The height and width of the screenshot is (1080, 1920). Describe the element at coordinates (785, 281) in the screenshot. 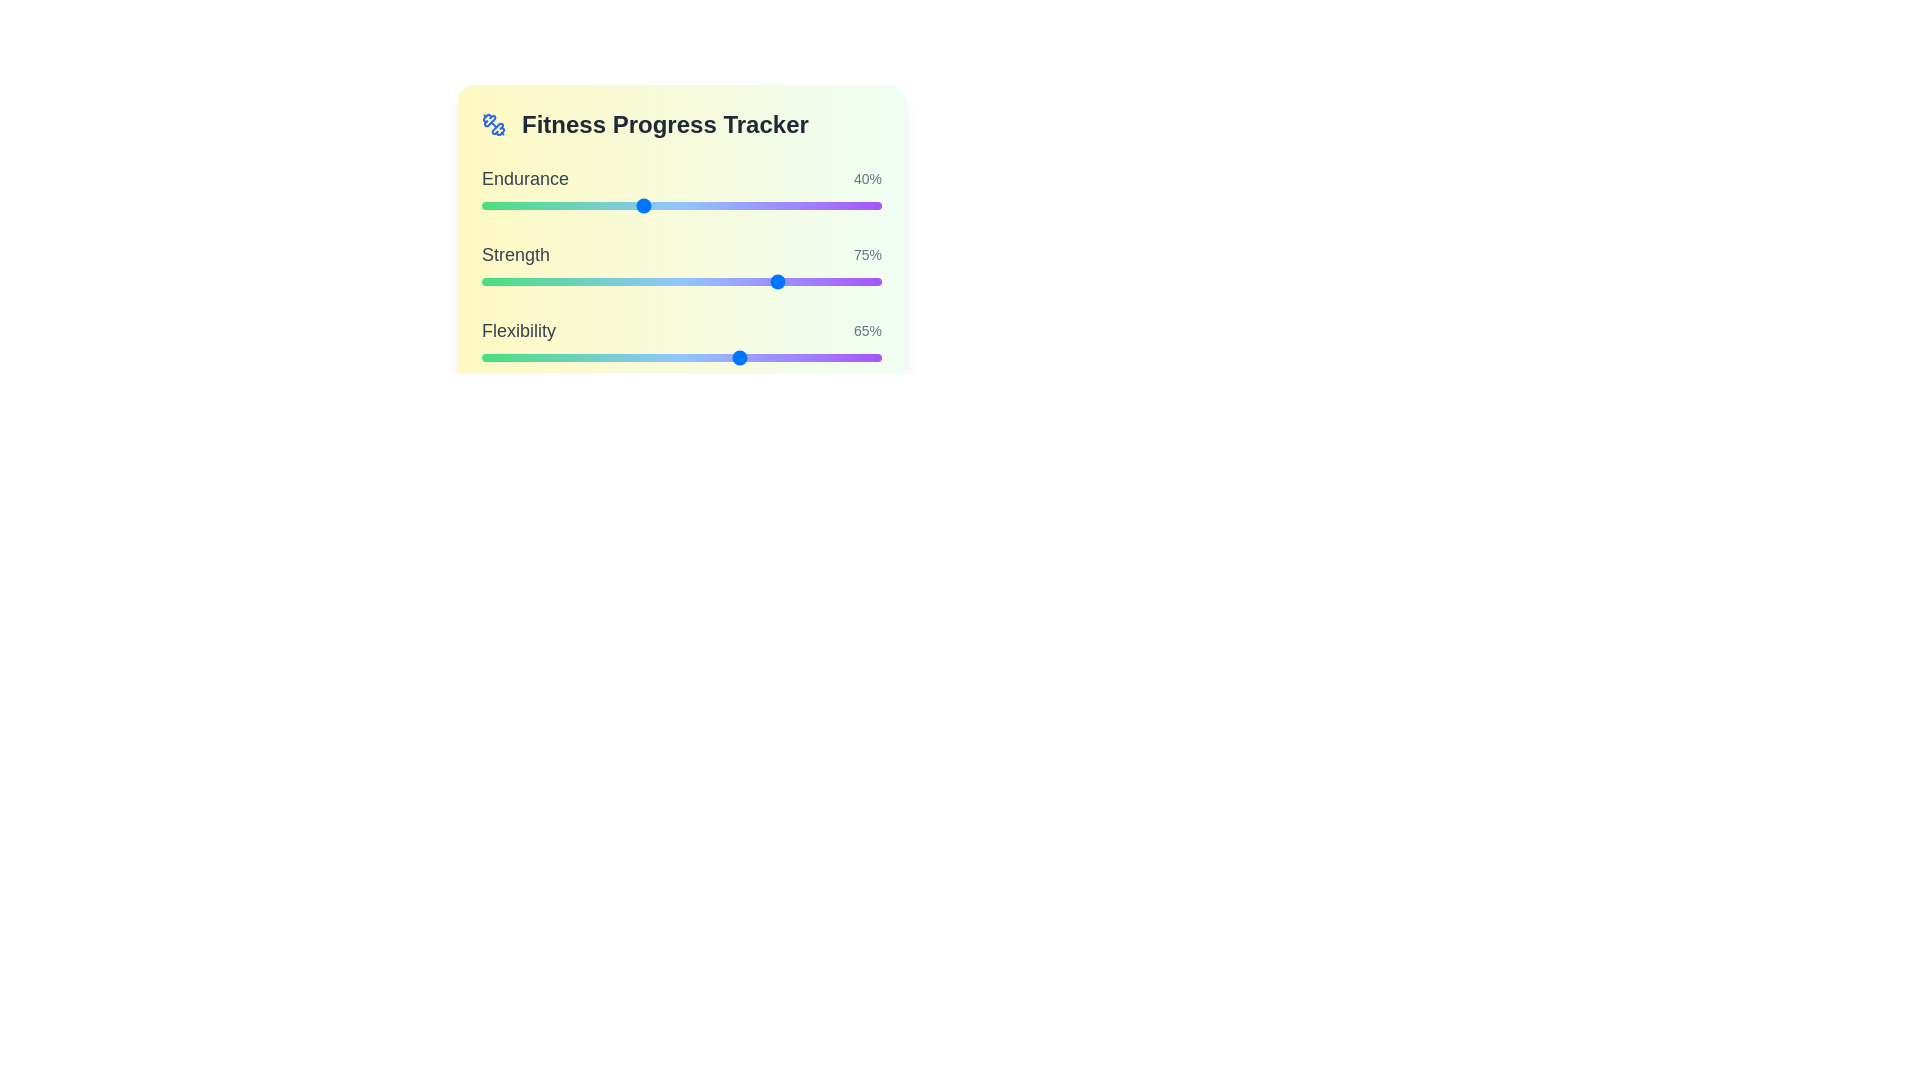

I see `the slider value` at that location.